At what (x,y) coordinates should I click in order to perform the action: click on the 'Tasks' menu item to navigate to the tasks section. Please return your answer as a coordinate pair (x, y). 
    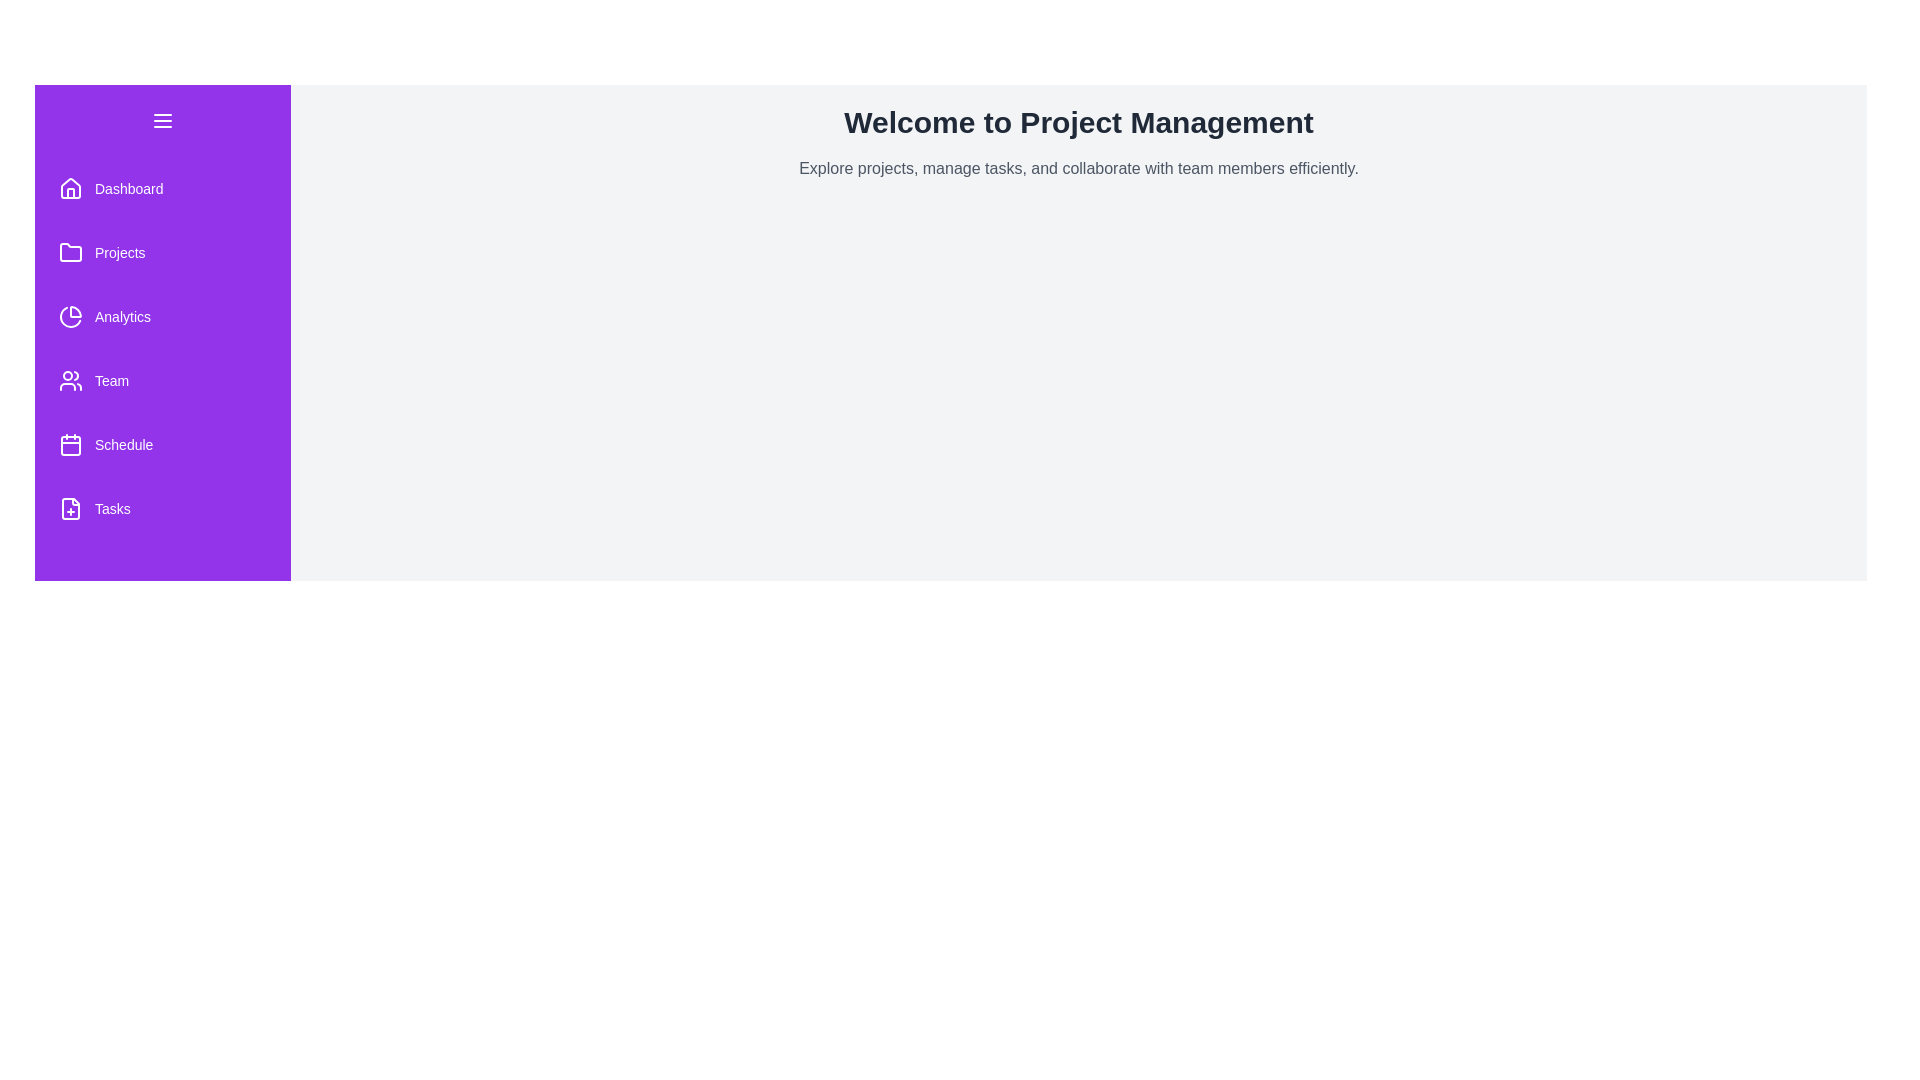
    Looking at the image, I should click on (163, 508).